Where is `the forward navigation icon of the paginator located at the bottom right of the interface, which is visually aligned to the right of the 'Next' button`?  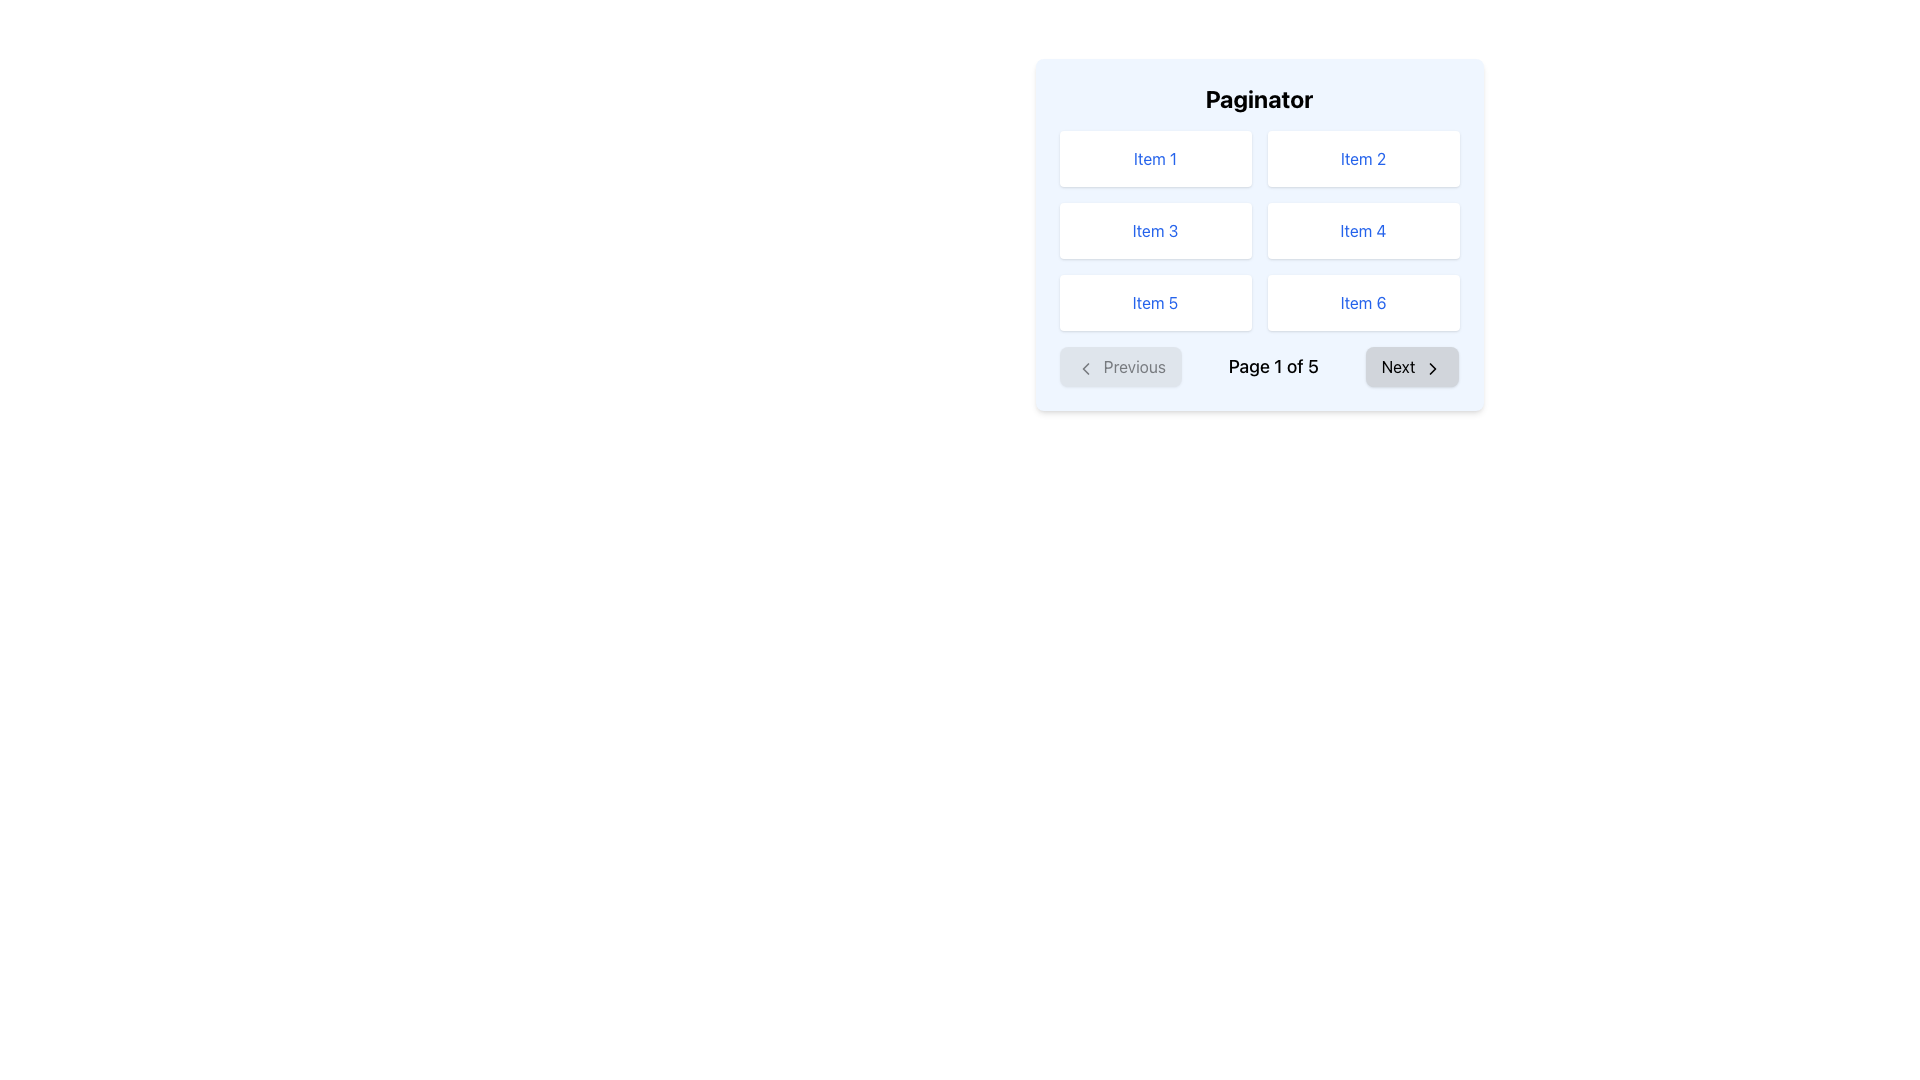 the forward navigation icon of the paginator located at the bottom right of the interface, which is visually aligned to the right of the 'Next' button is located at coordinates (1432, 368).